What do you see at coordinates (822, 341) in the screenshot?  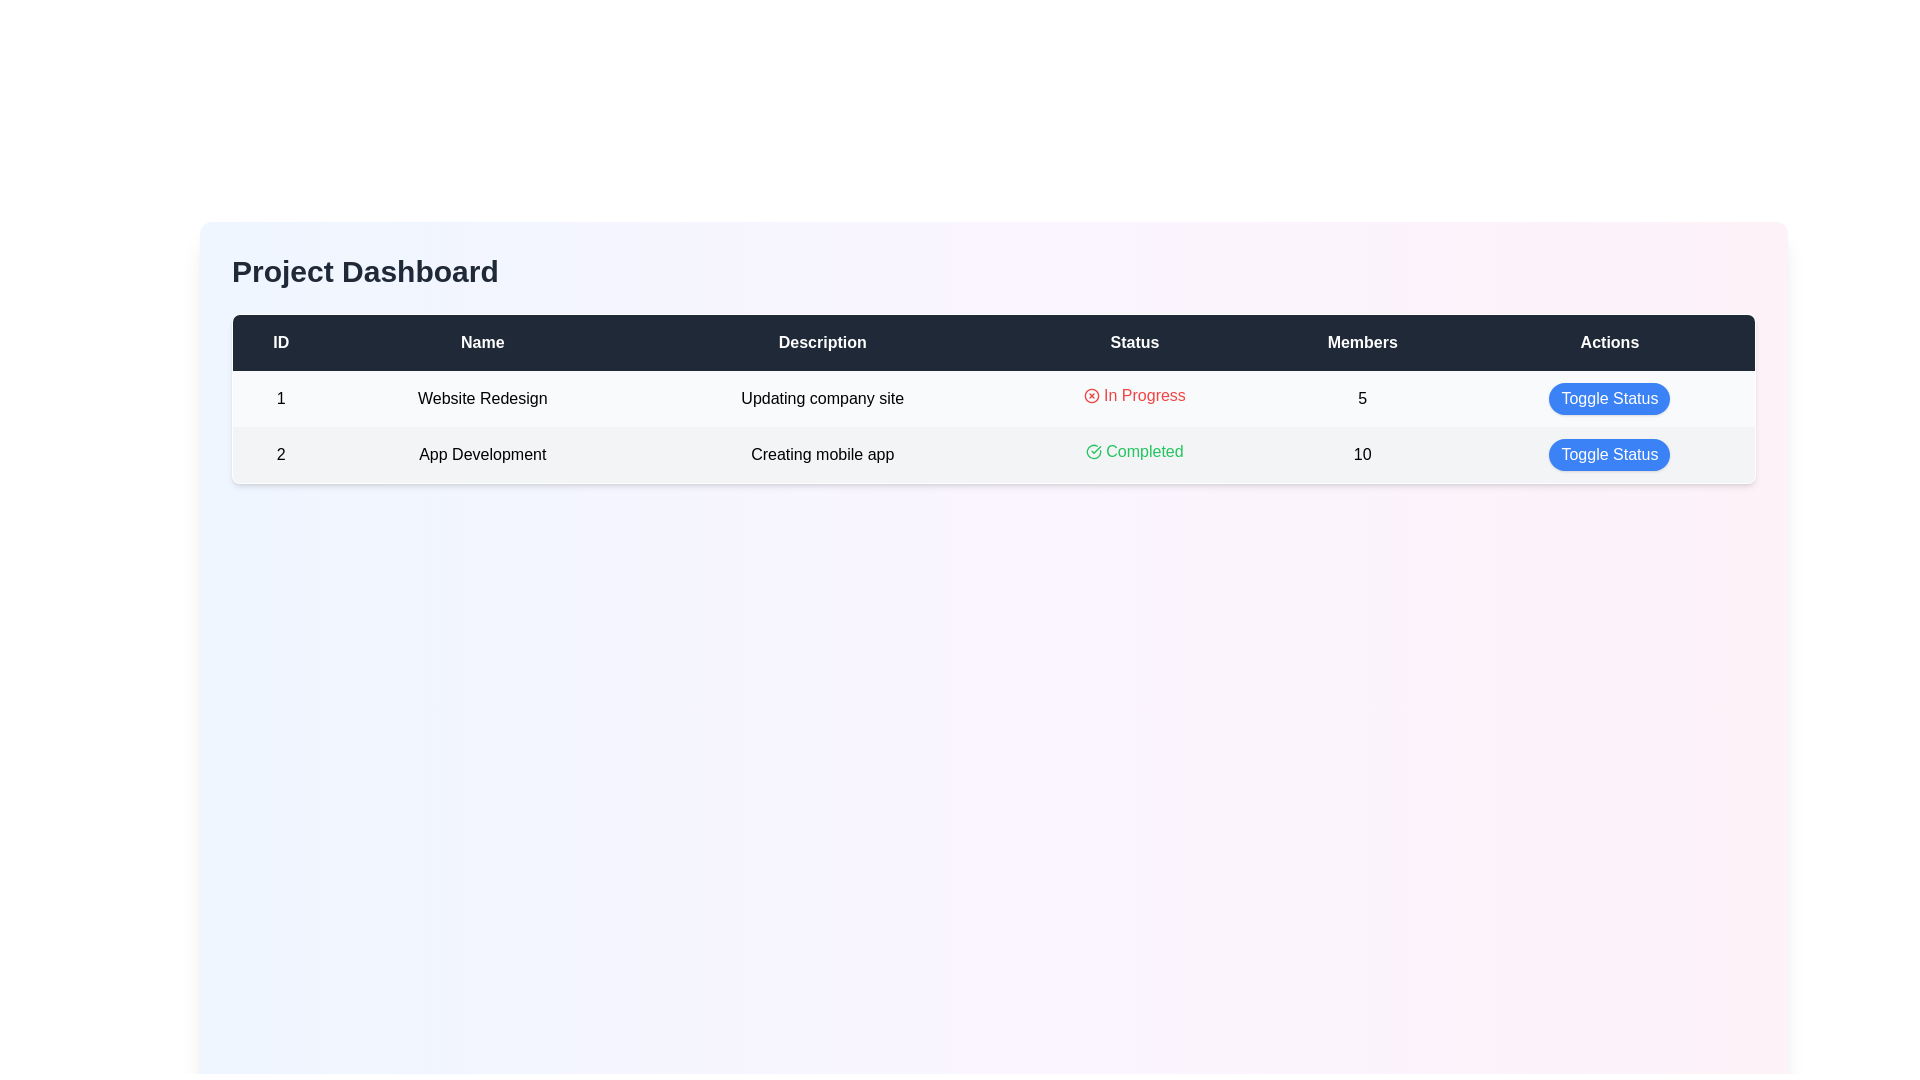 I see `text of the 'Description' label located in the header row of the table, positioned between the 'Name' and 'Status' columns` at bounding box center [822, 341].